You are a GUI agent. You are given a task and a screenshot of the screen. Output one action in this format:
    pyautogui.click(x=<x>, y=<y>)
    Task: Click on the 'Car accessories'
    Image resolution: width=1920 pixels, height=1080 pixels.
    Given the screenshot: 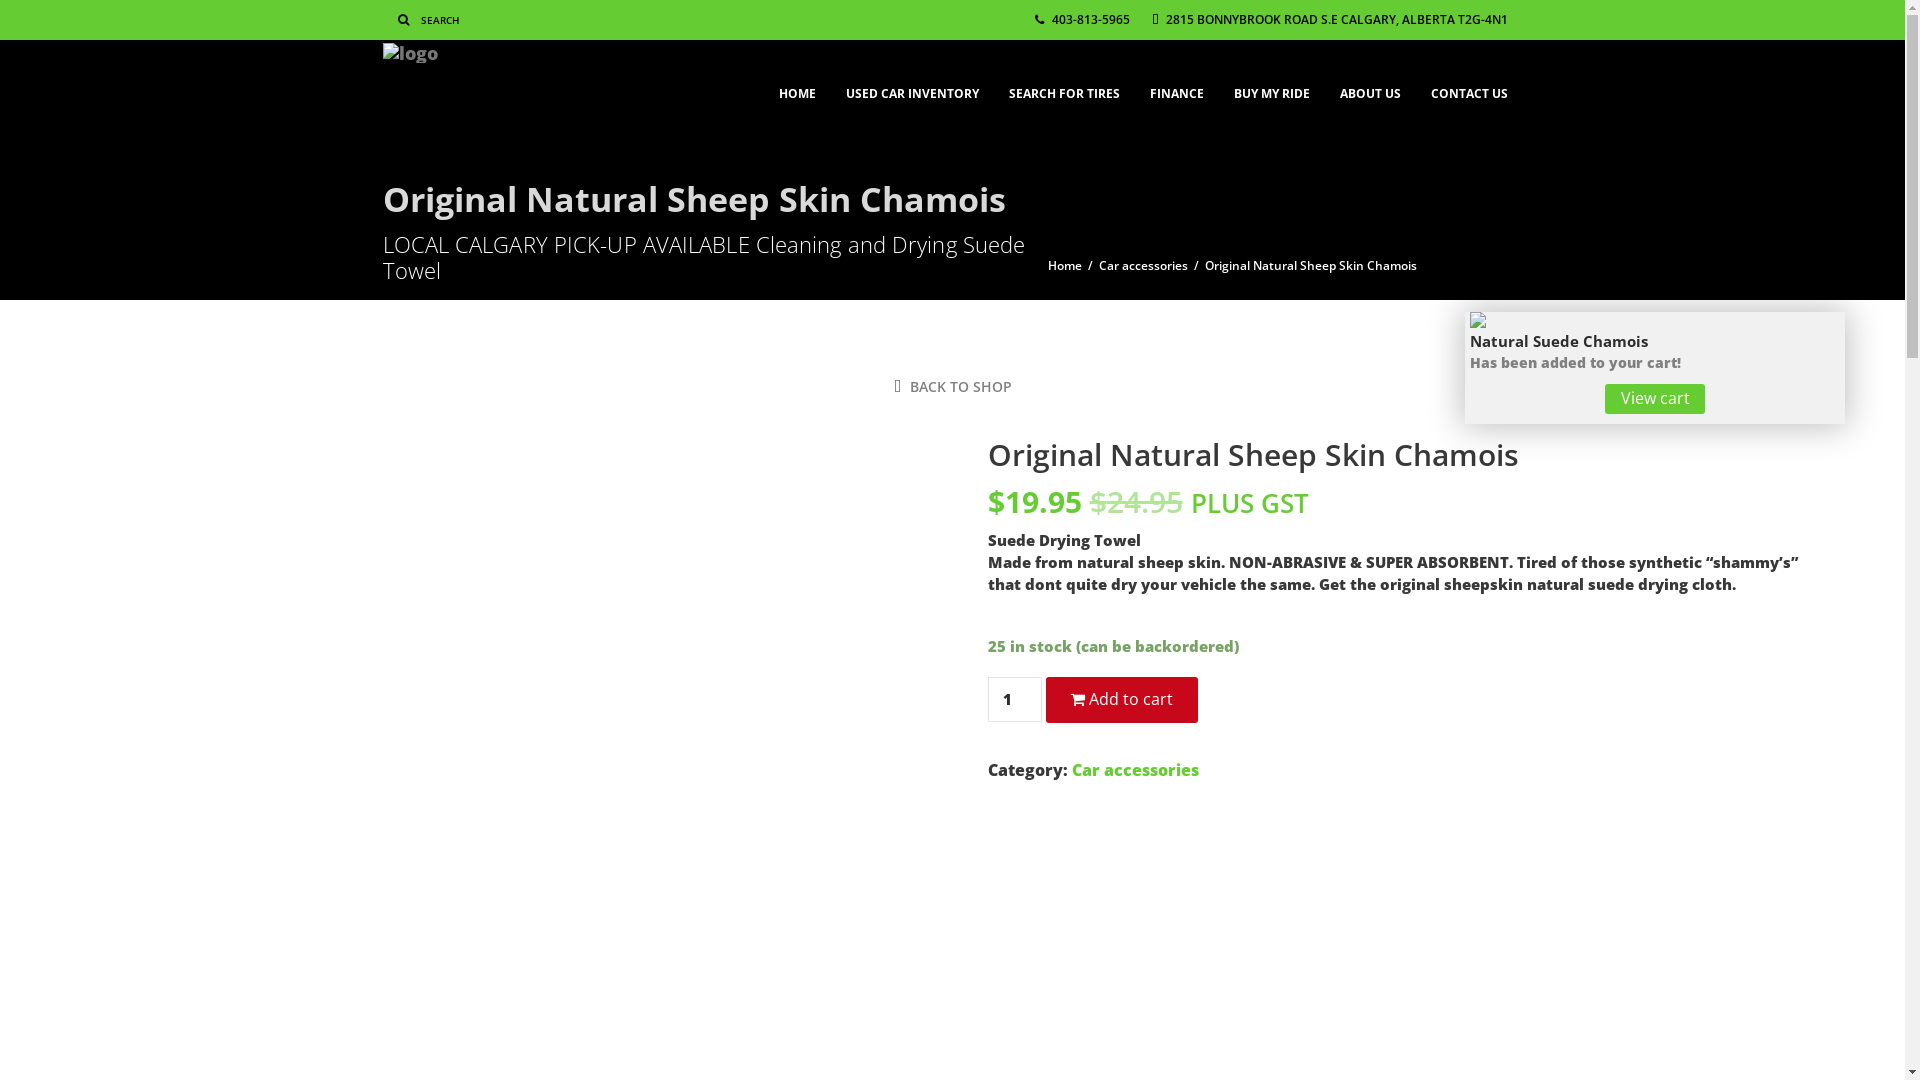 What is the action you would take?
    pyautogui.click(x=1135, y=769)
    